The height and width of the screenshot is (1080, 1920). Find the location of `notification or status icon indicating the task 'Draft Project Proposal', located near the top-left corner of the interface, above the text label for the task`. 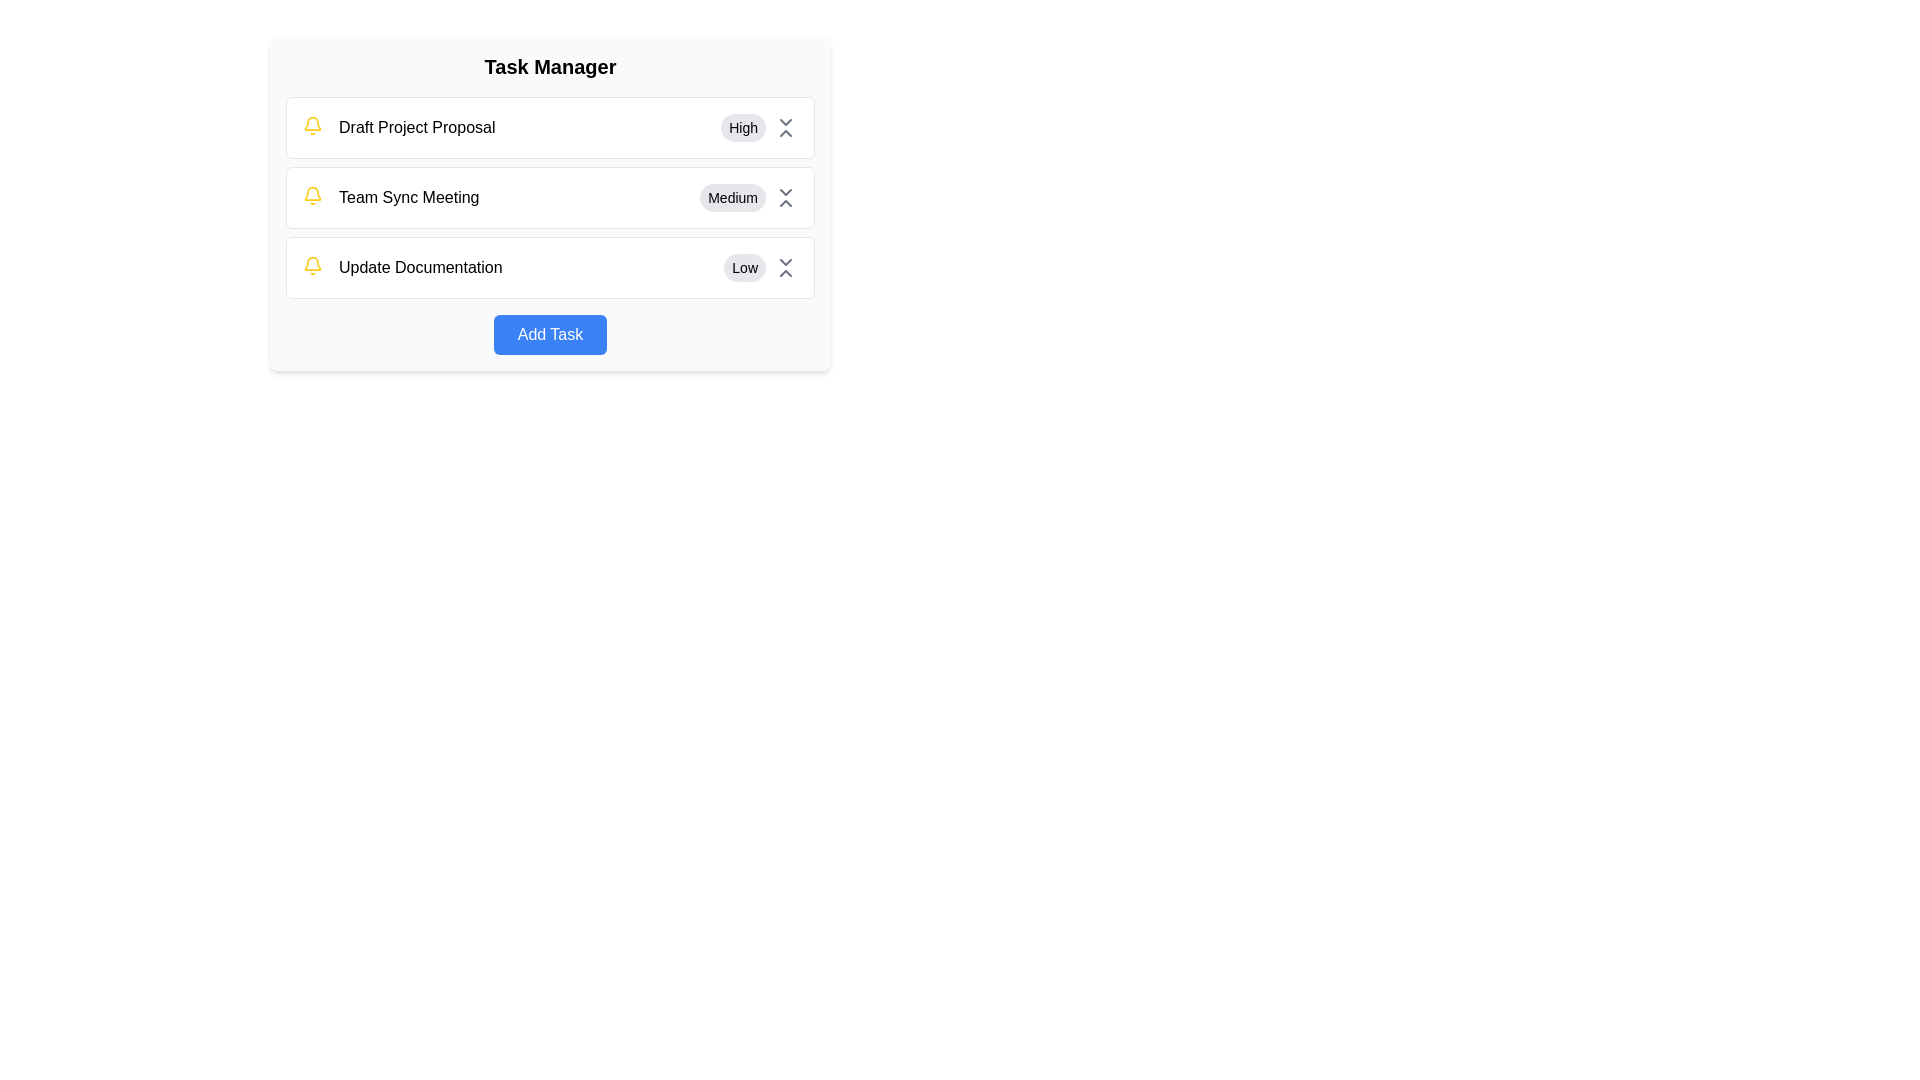

notification or status icon indicating the task 'Draft Project Proposal', located near the top-left corner of the interface, above the text label for the task is located at coordinates (311, 126).